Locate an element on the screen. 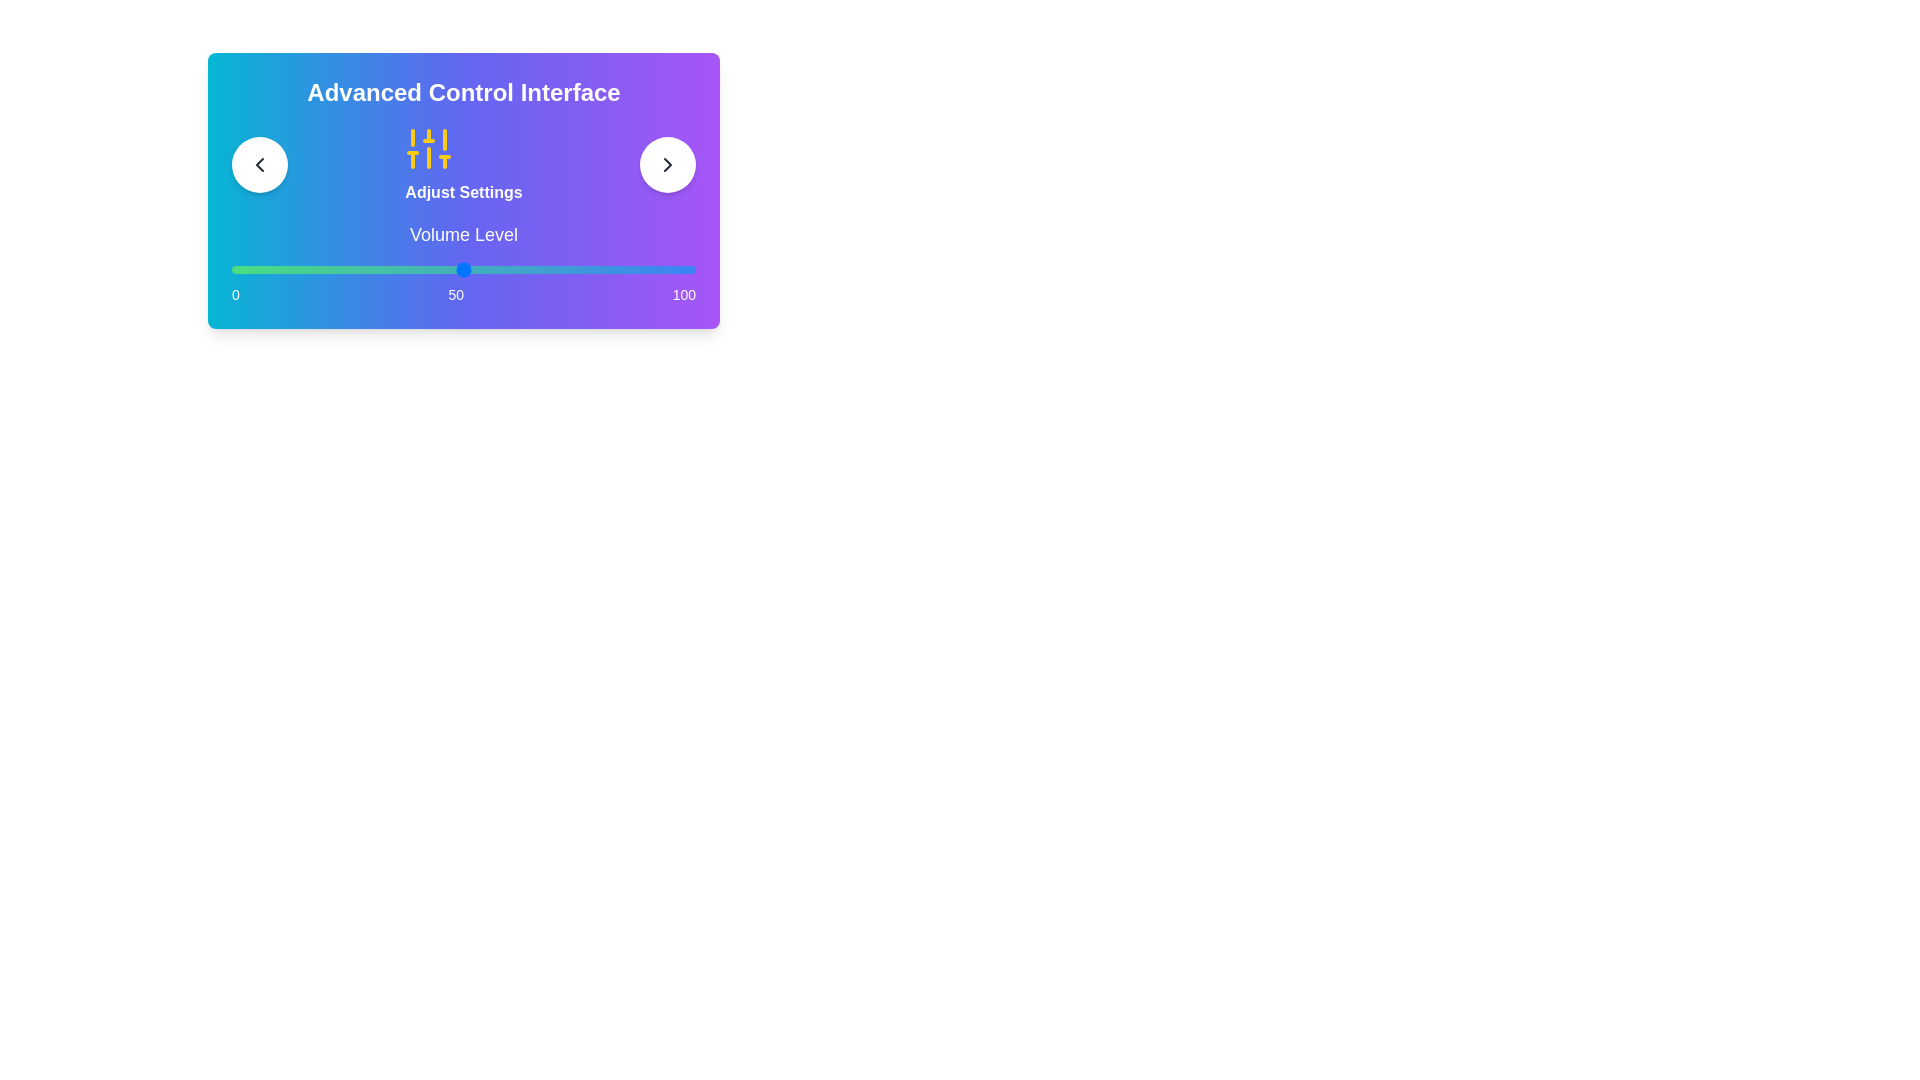 The width and height of the screenshot is (1920, 1080). the slider to set the value to 54 is located at coordinates (482, 270).